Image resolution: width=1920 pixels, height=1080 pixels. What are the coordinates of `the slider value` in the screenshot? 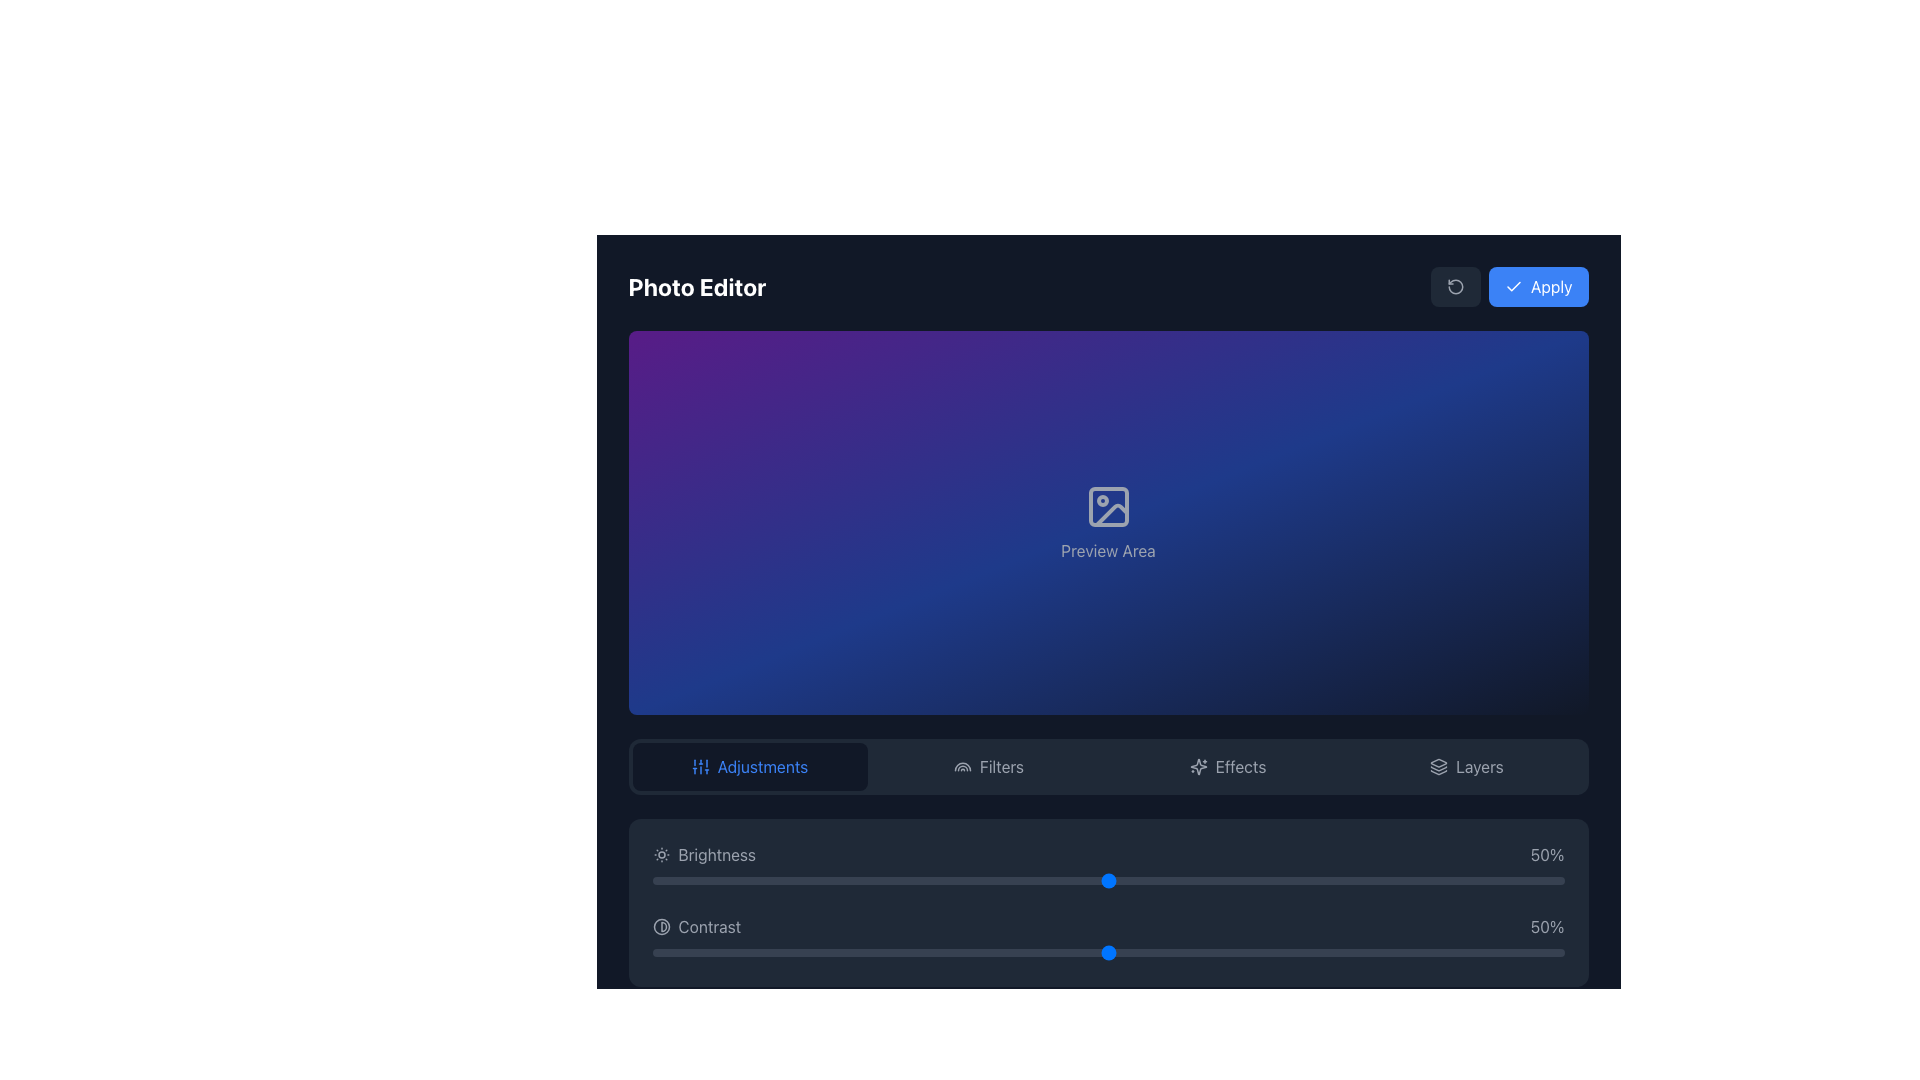 It's located at (1435, 879).